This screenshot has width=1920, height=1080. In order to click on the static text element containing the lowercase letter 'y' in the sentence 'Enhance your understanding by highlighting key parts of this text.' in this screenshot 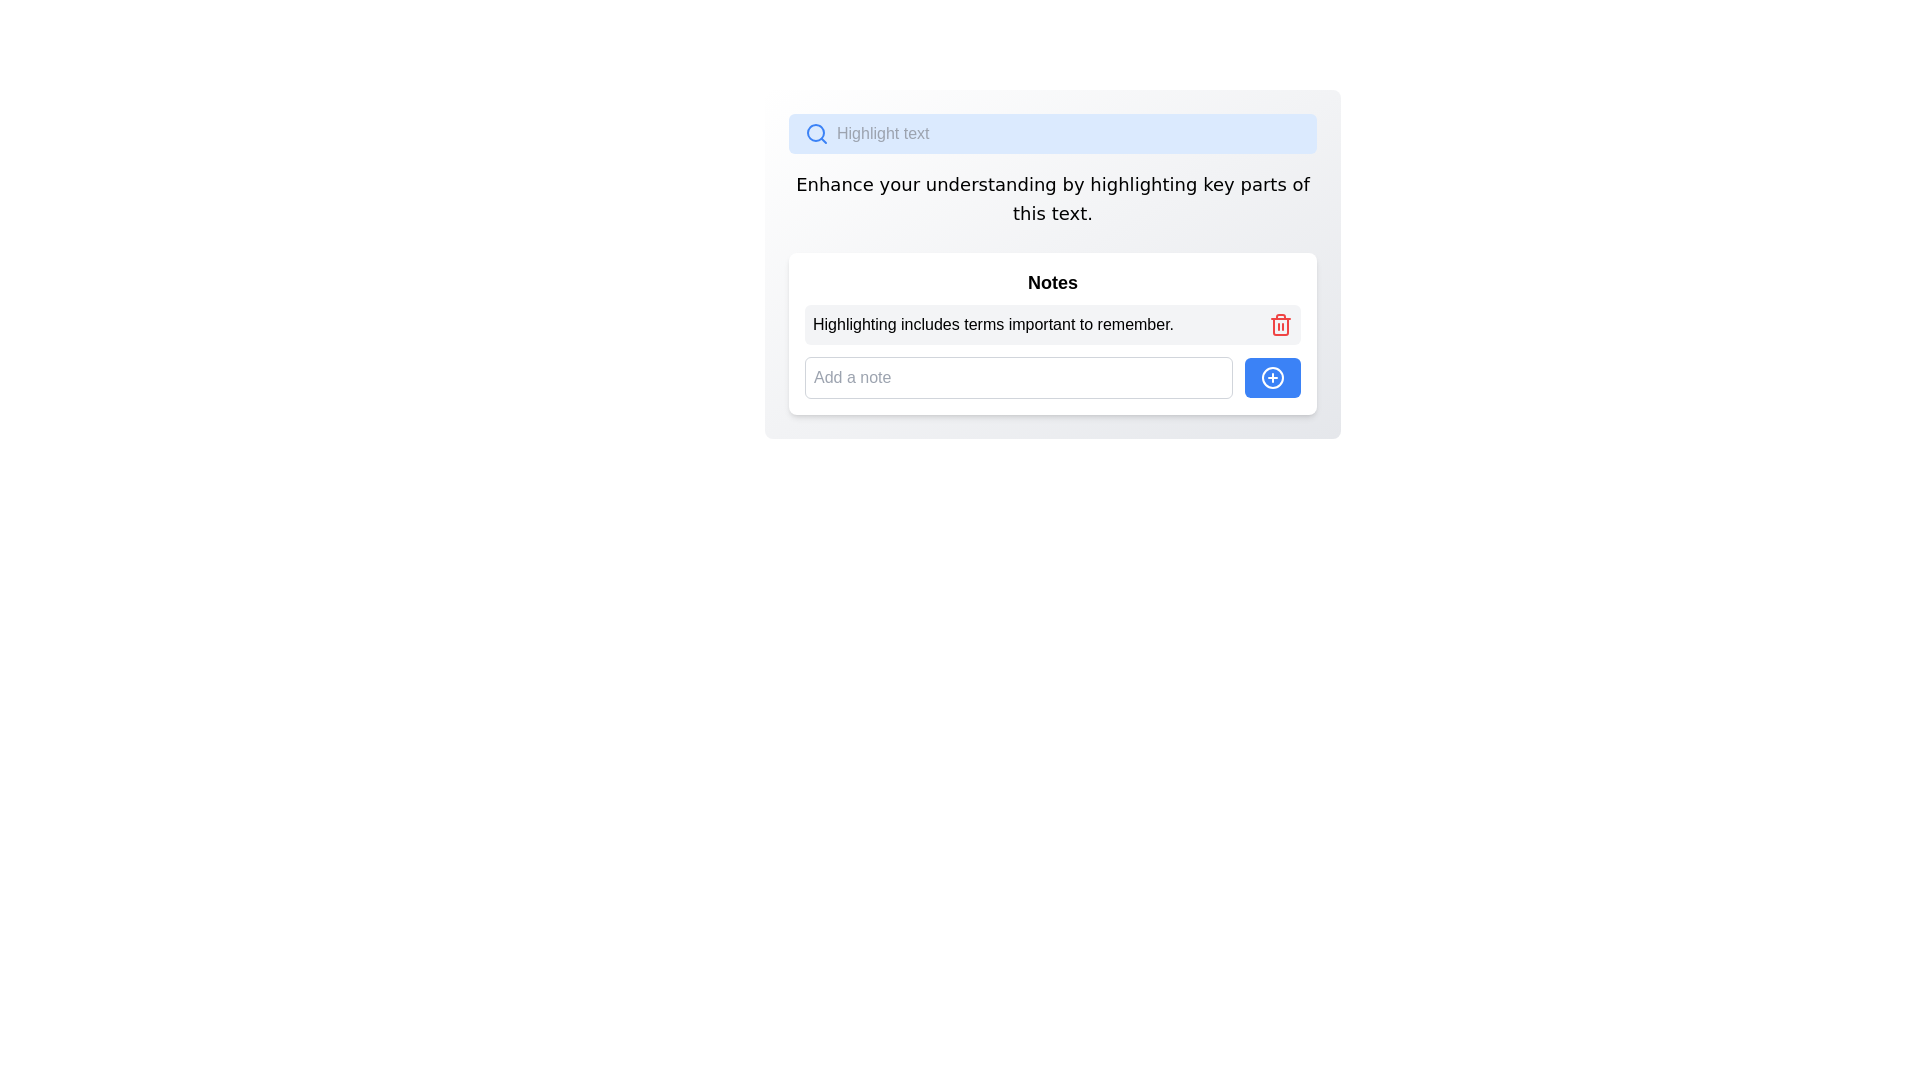, I will do `click(1078, 184)`.